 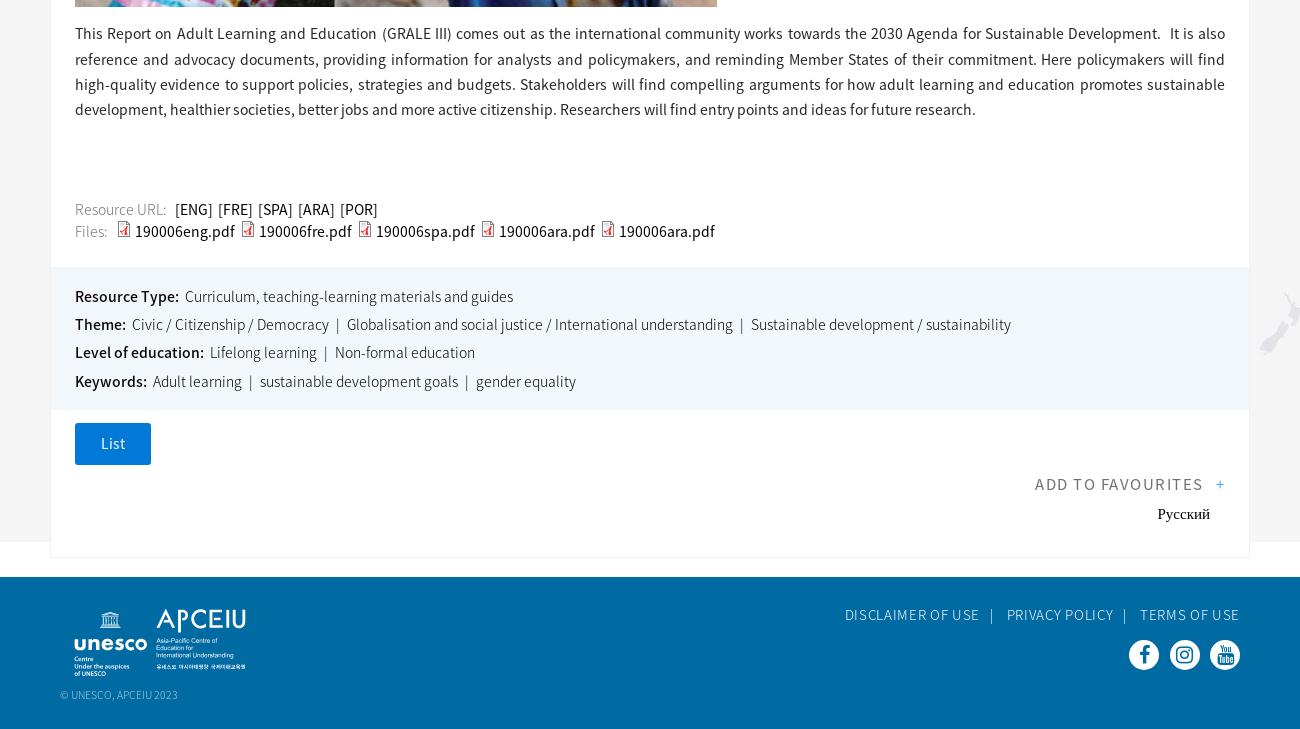 I want to click on 'List', so click(x=111, y=443).